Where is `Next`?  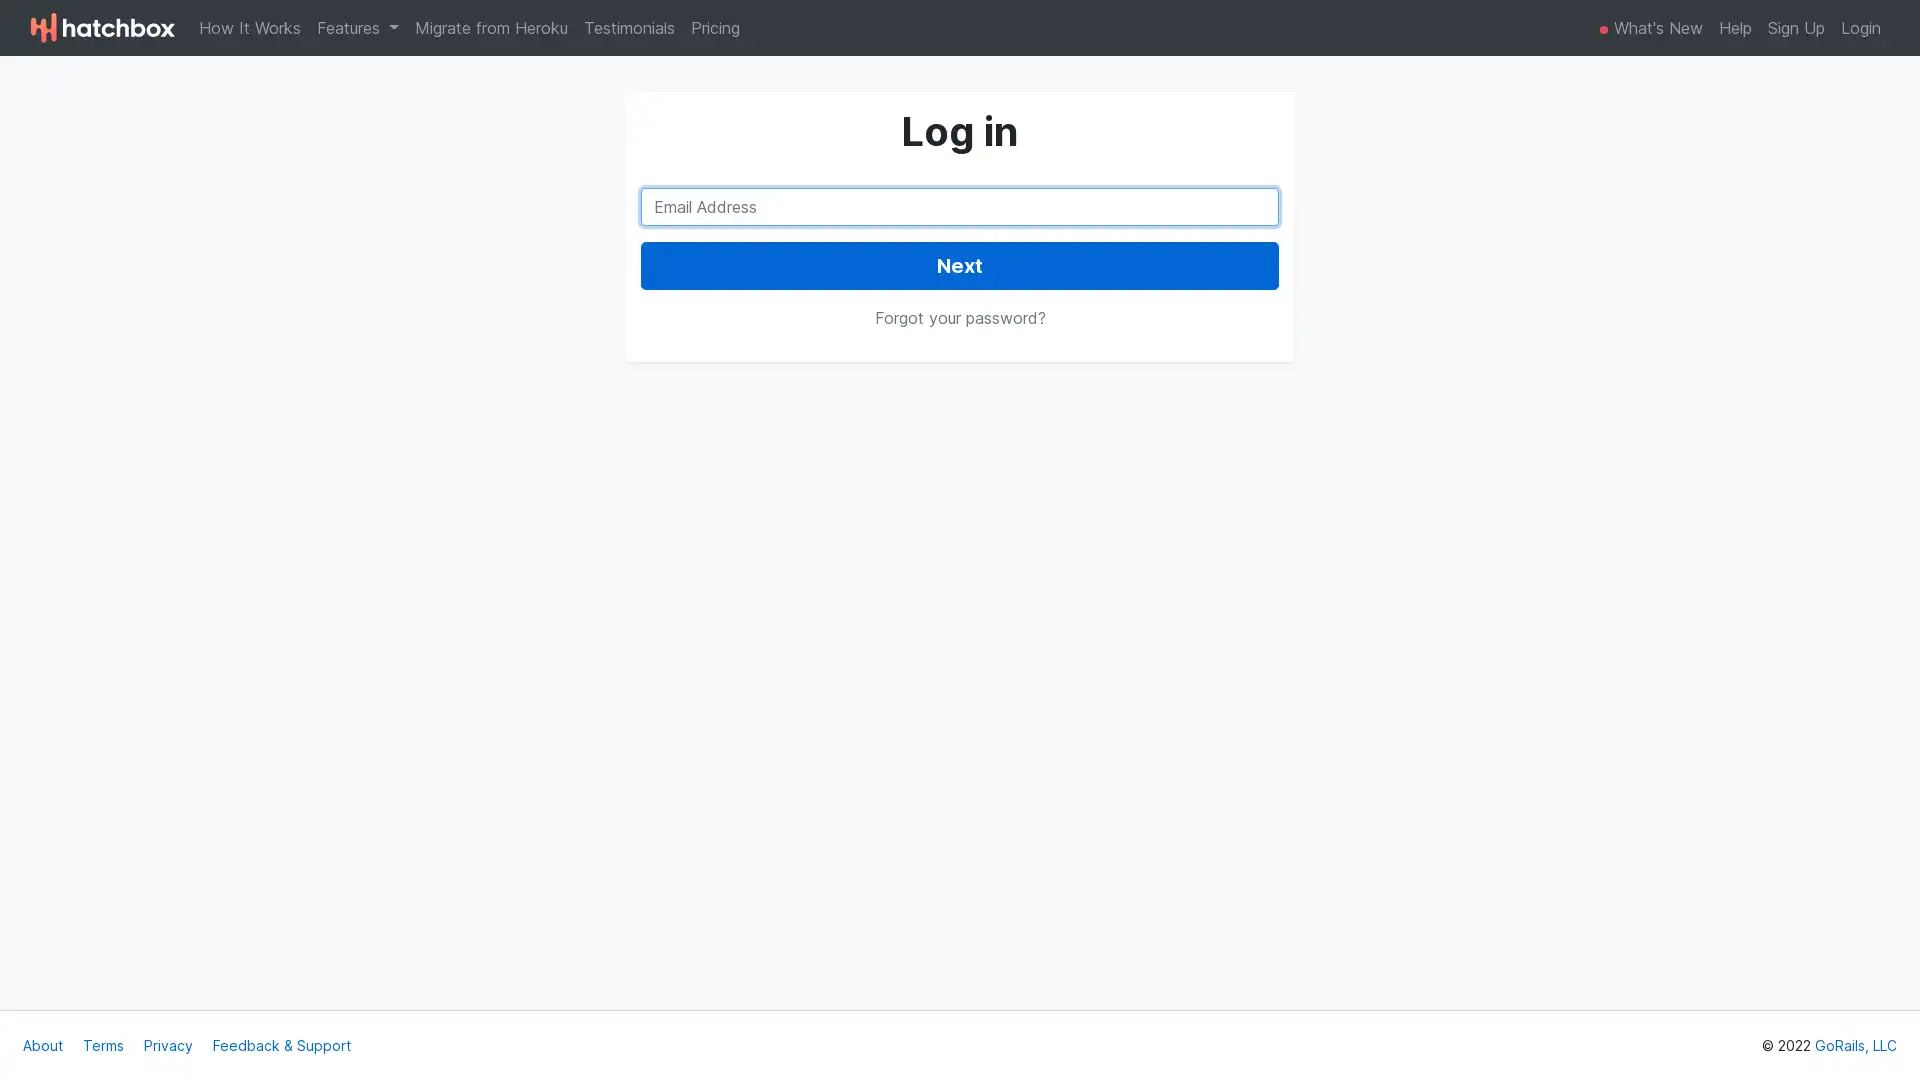 Next is located at coordinates (960, 265).